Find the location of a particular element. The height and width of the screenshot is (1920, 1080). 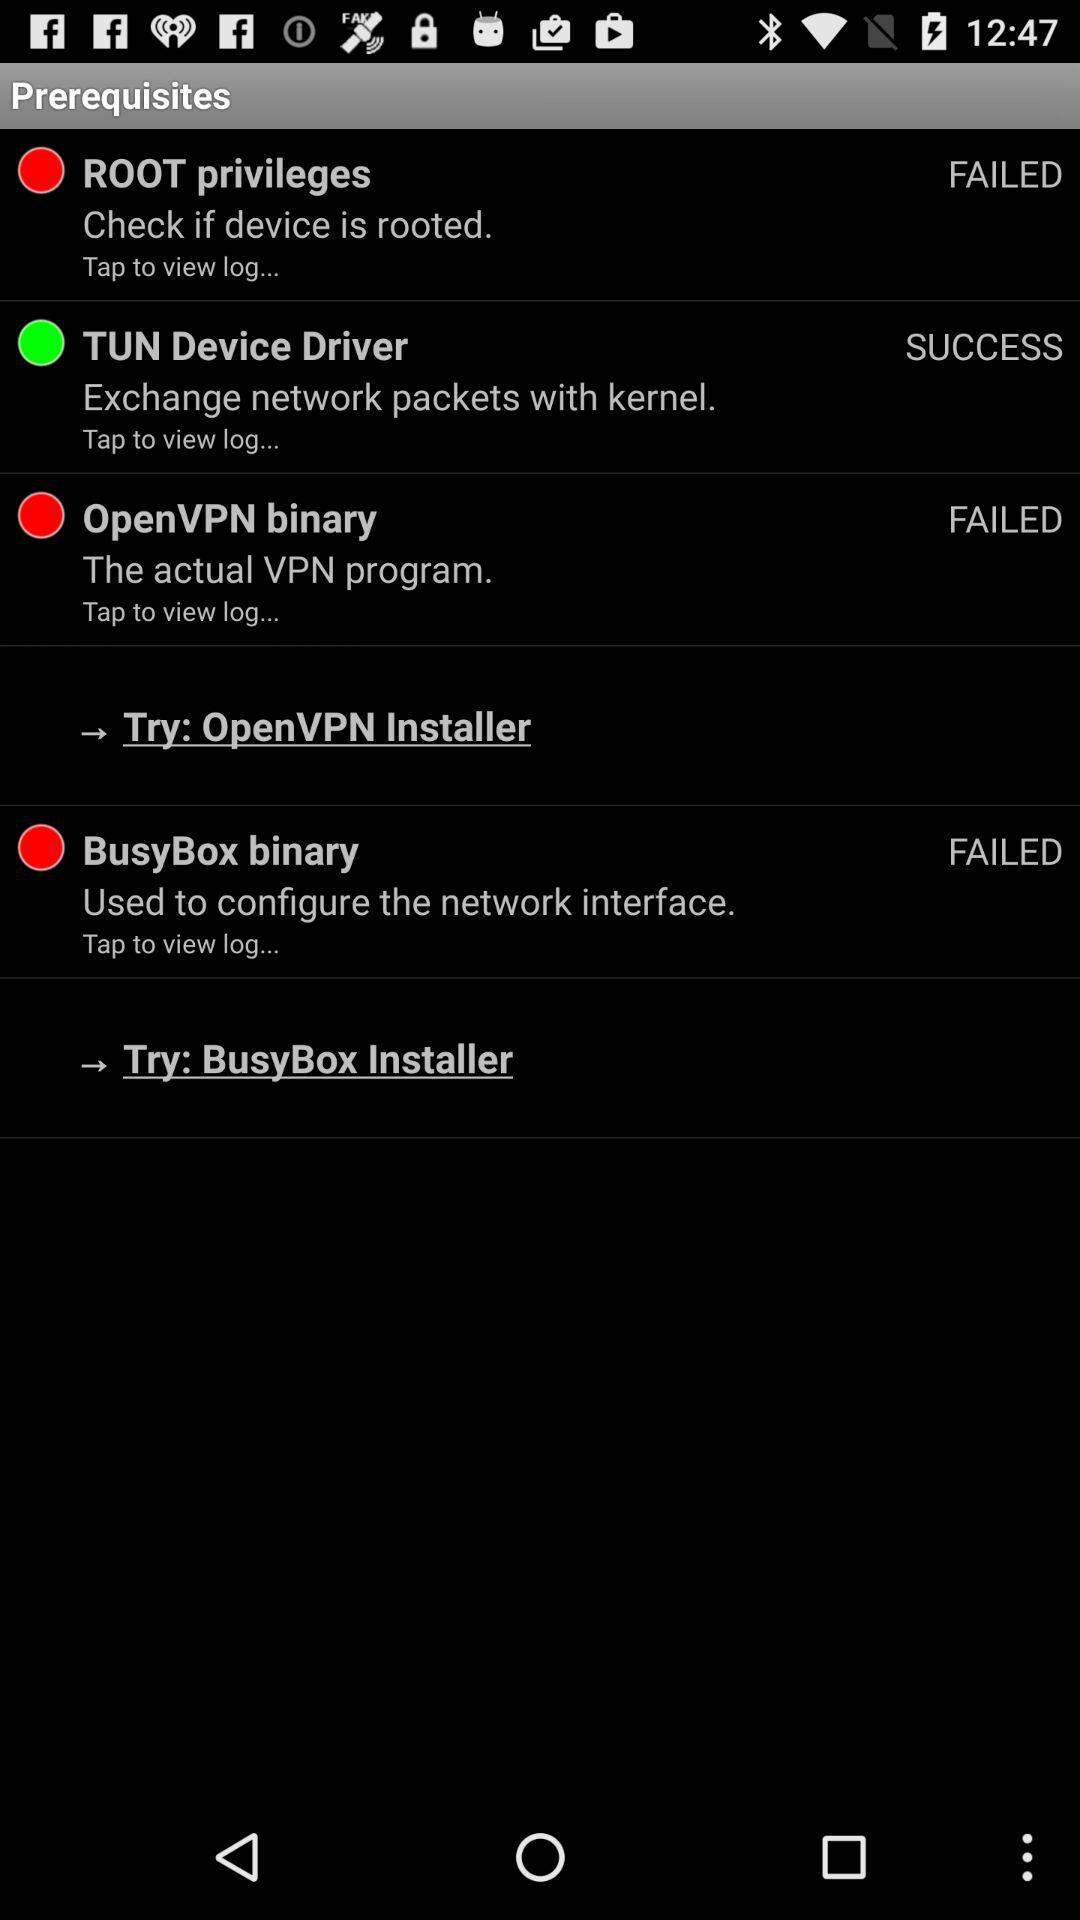

root privileges icon is located at coordinates (514, 172).